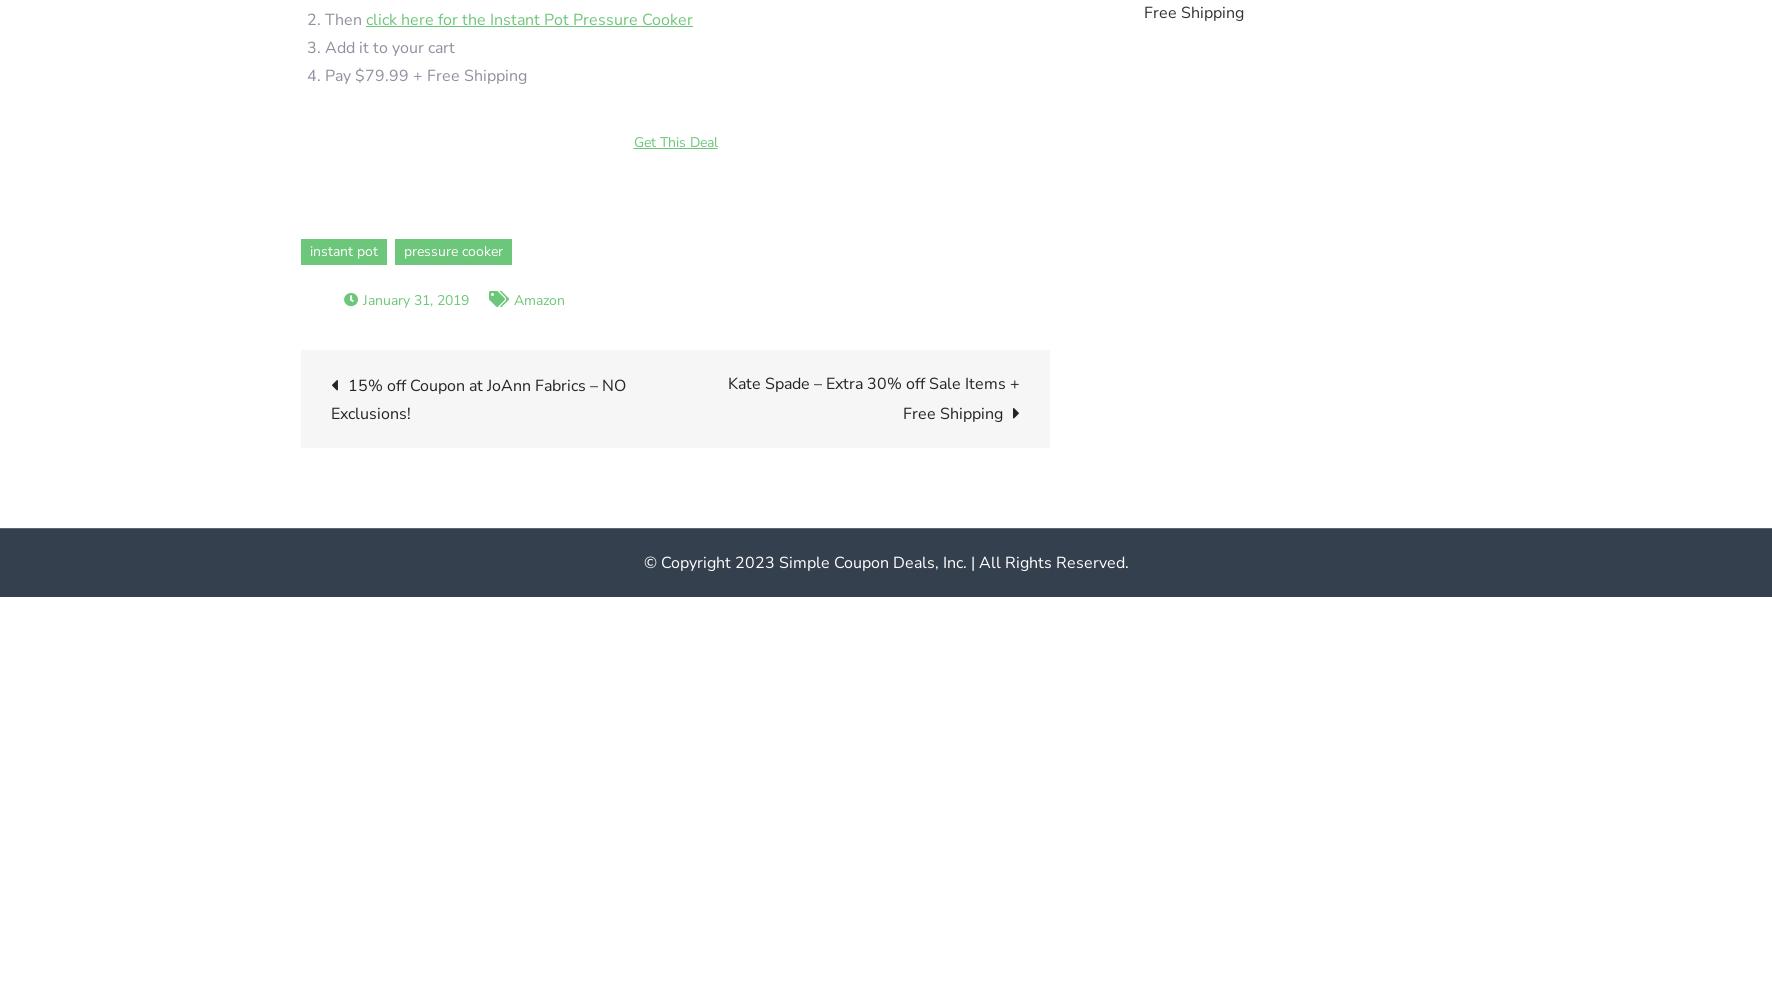  I want to click on 'instant pot', so click(343, 251).